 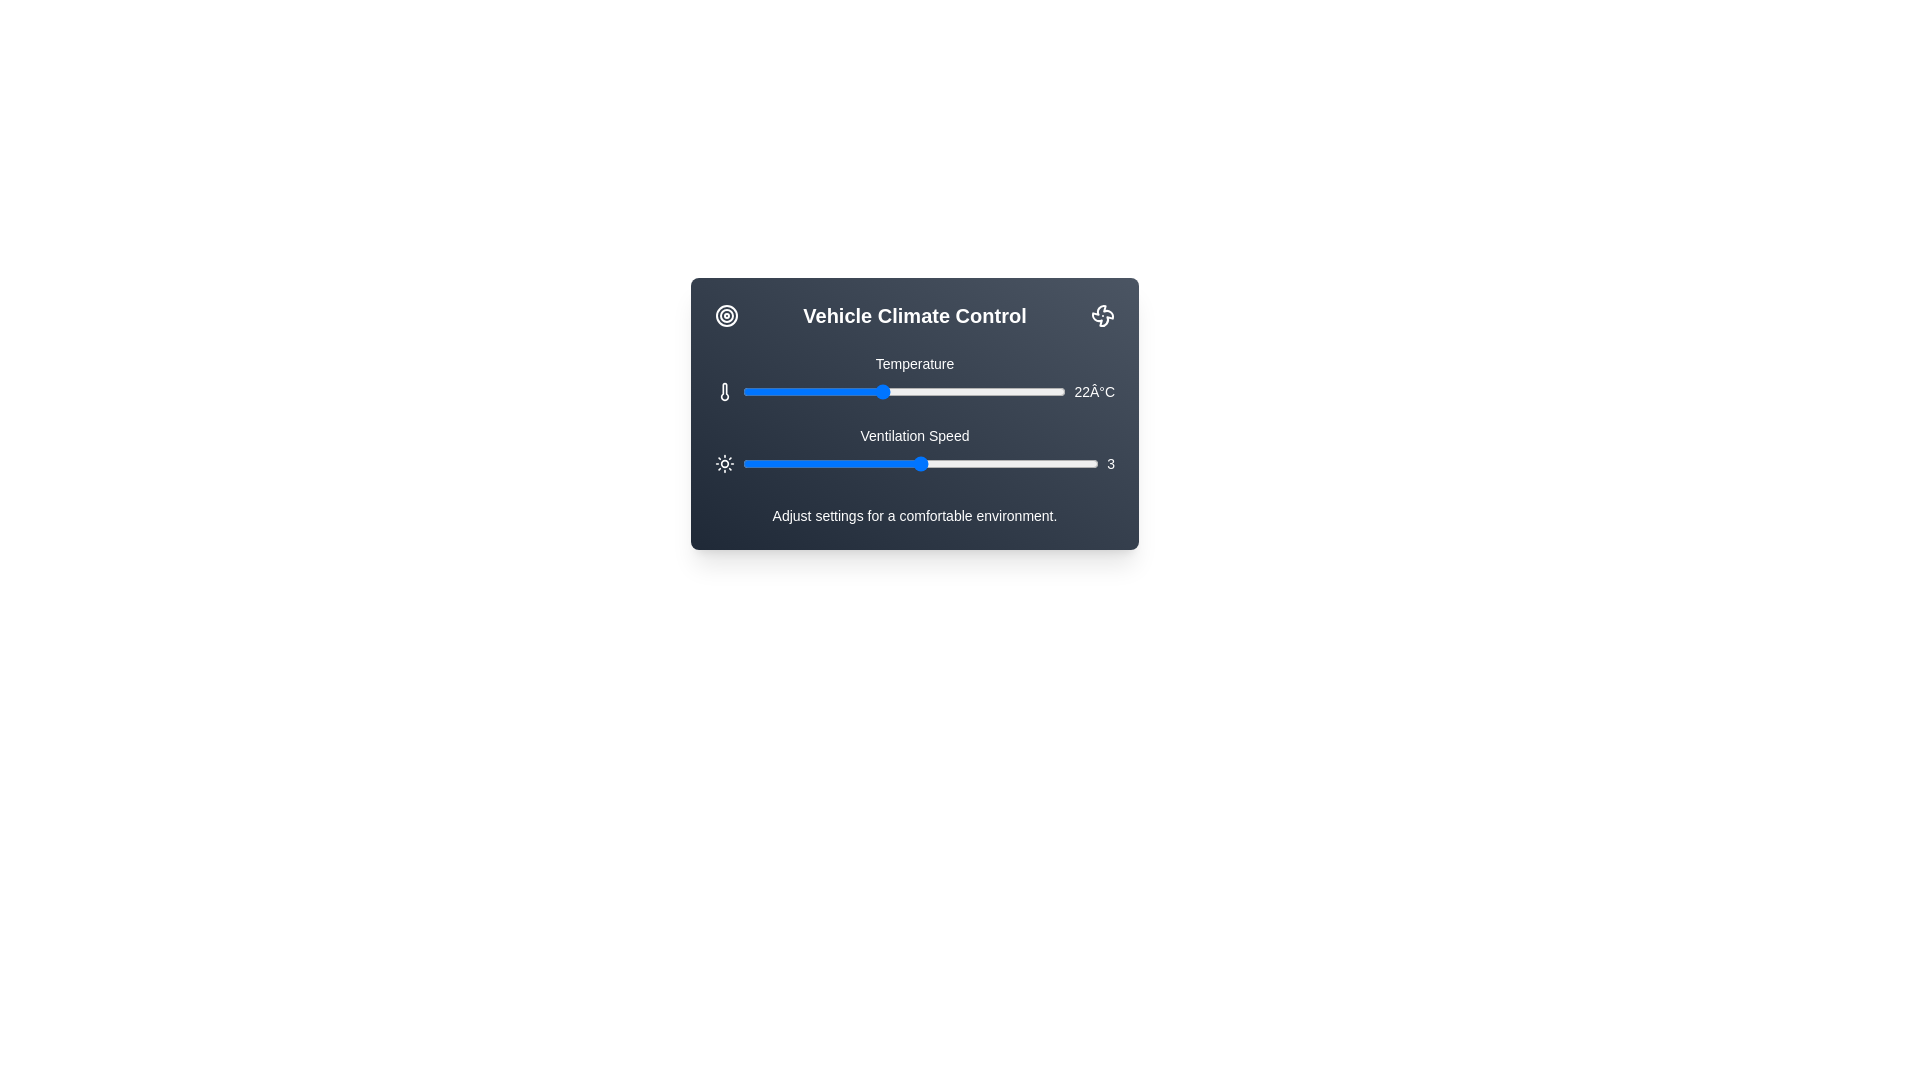 I want to click on the temperature slider to 23 degrees Celsius, so click(x=903, y=392).